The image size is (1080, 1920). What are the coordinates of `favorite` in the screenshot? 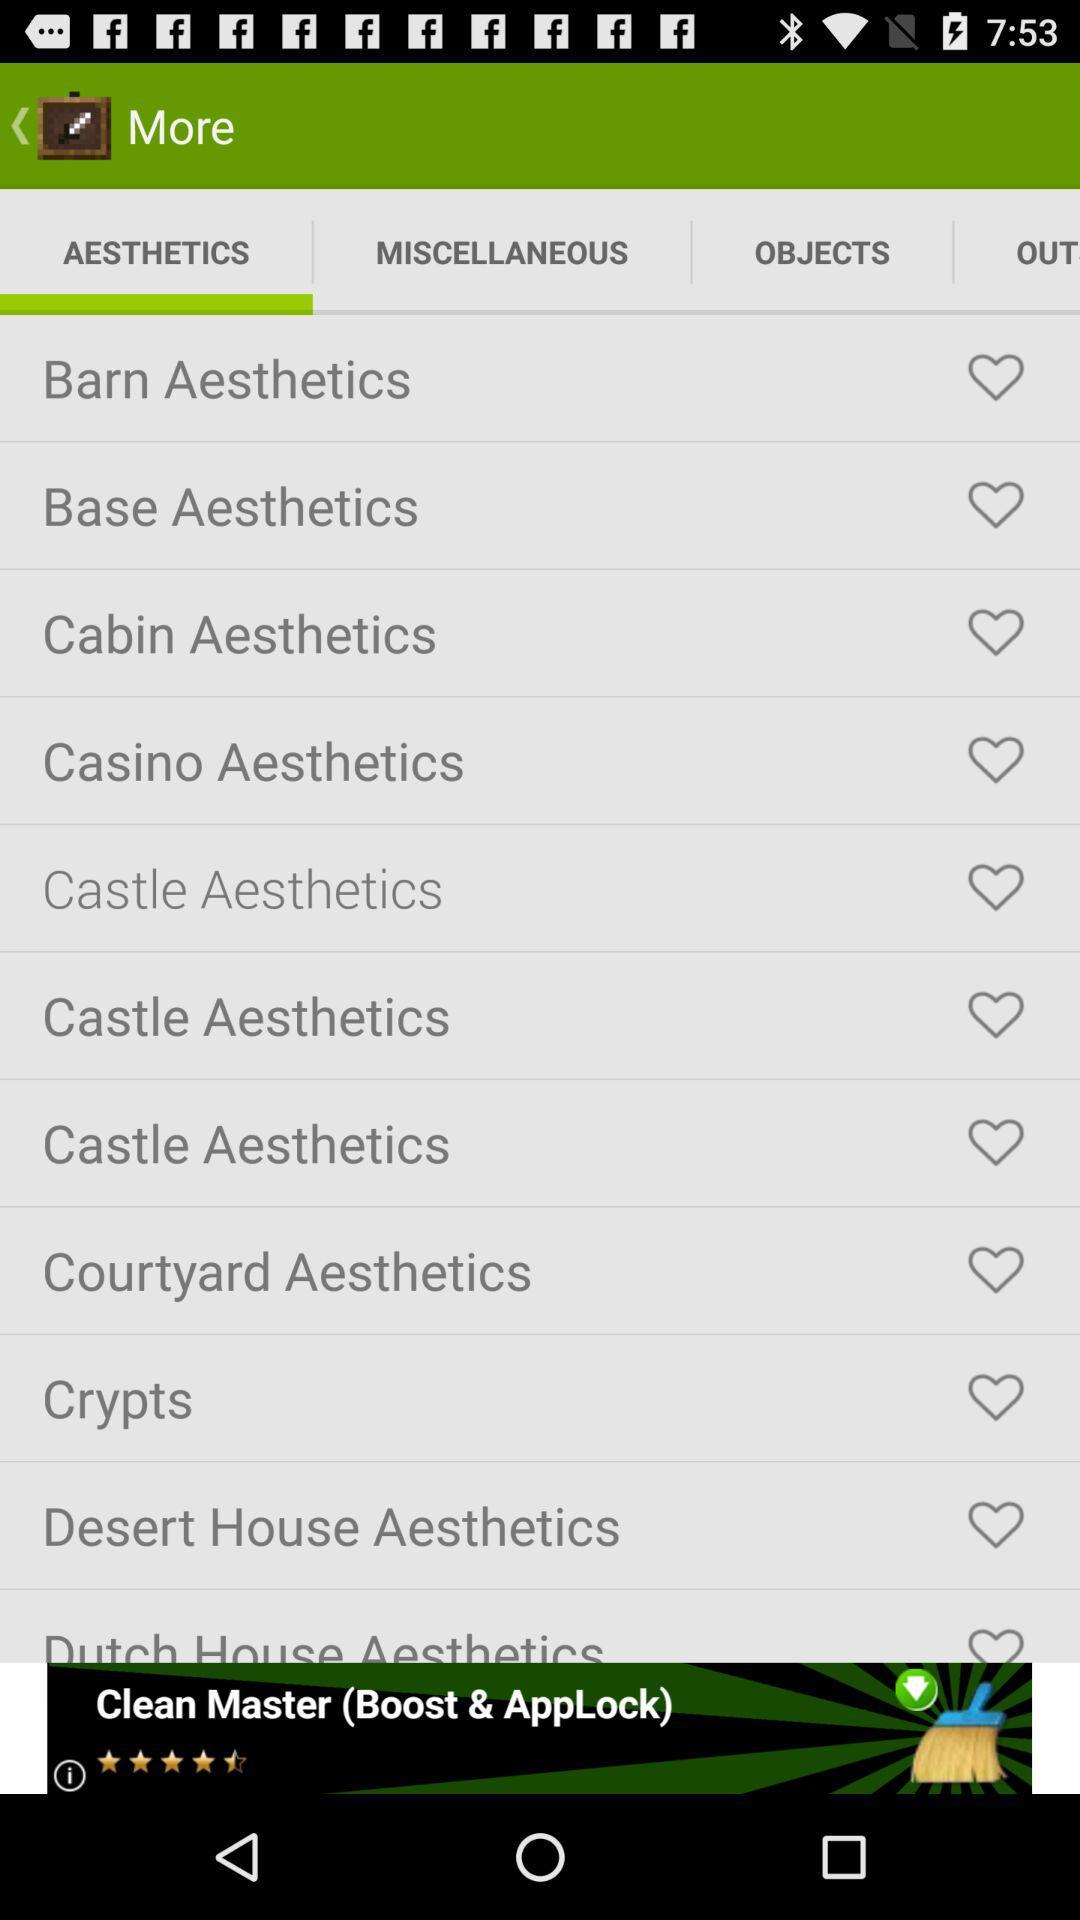 It's located at (995, 759).